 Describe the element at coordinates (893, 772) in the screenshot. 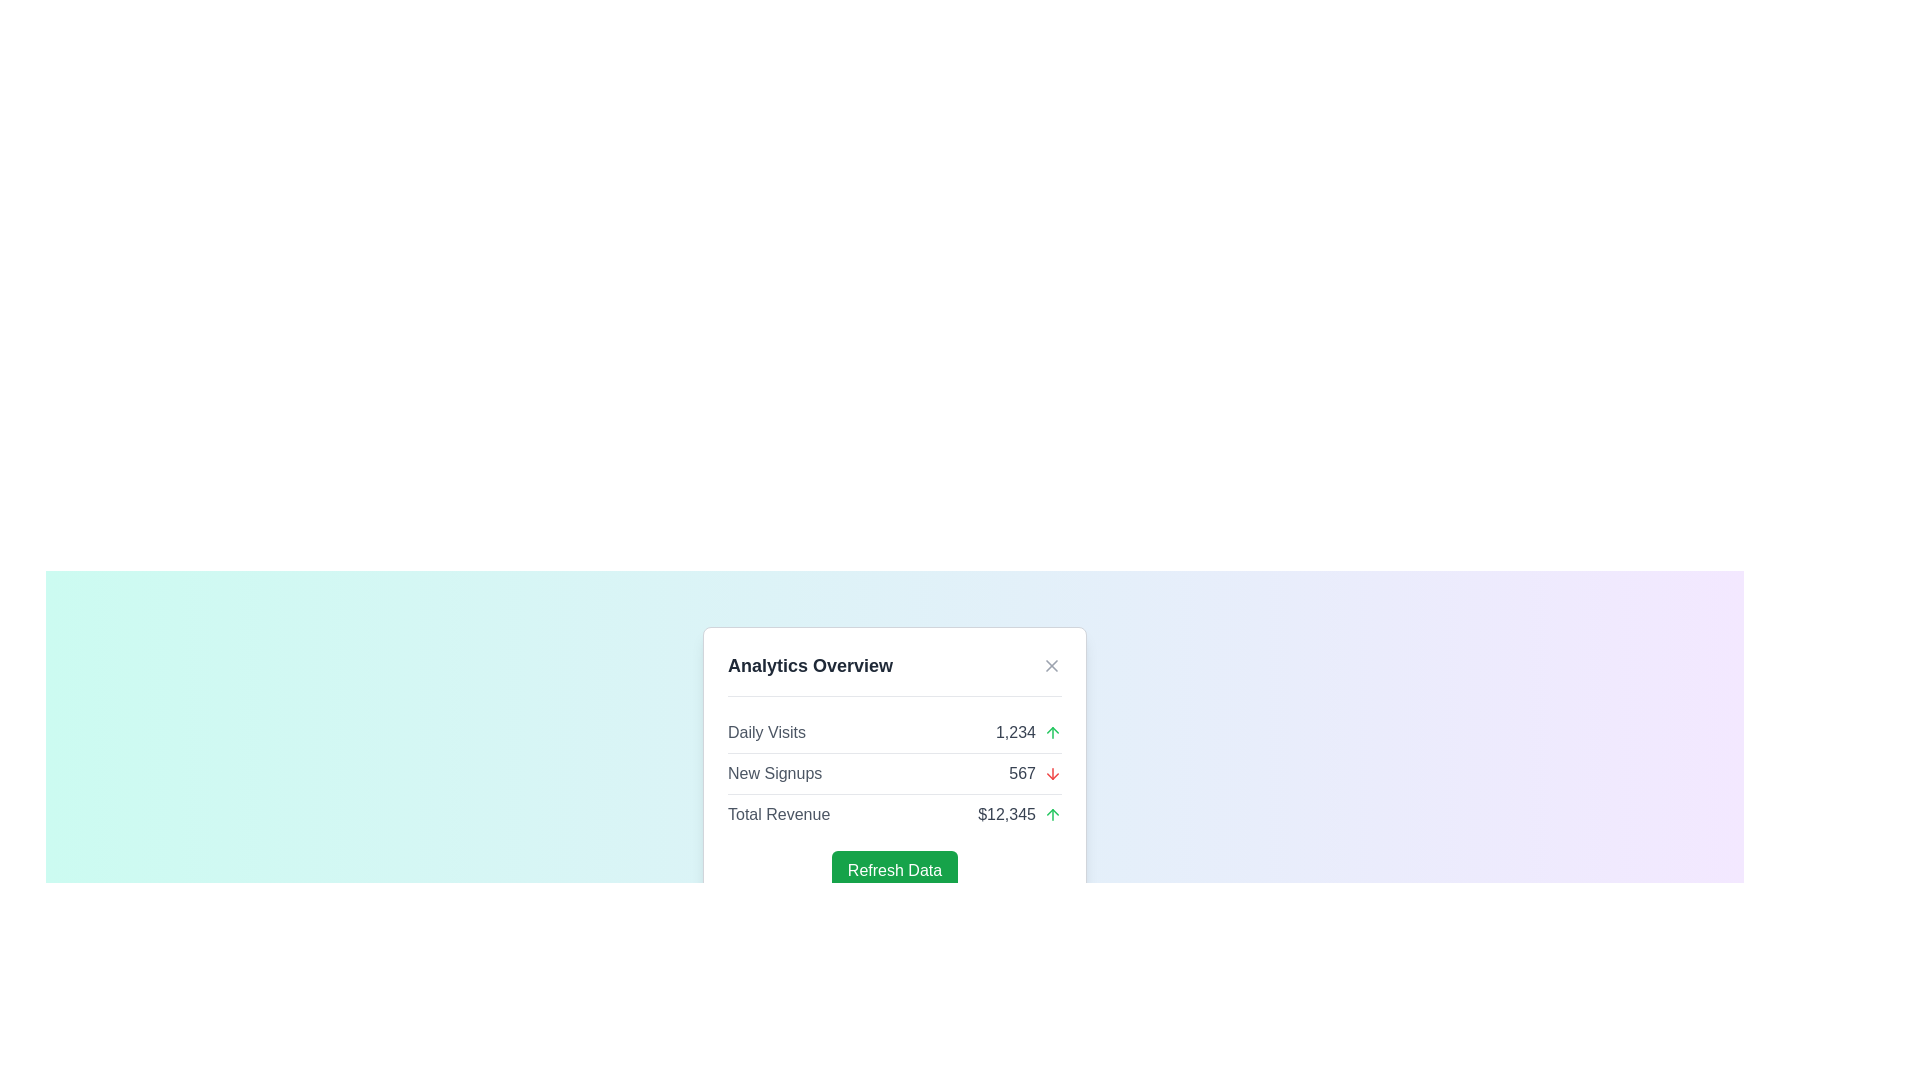

I see `the DataRow that displays the number of new signups, located as the second row in the card body, below 'Daily Visits' and above 'Total Revenue', and centrally aligned in the card` at that location.